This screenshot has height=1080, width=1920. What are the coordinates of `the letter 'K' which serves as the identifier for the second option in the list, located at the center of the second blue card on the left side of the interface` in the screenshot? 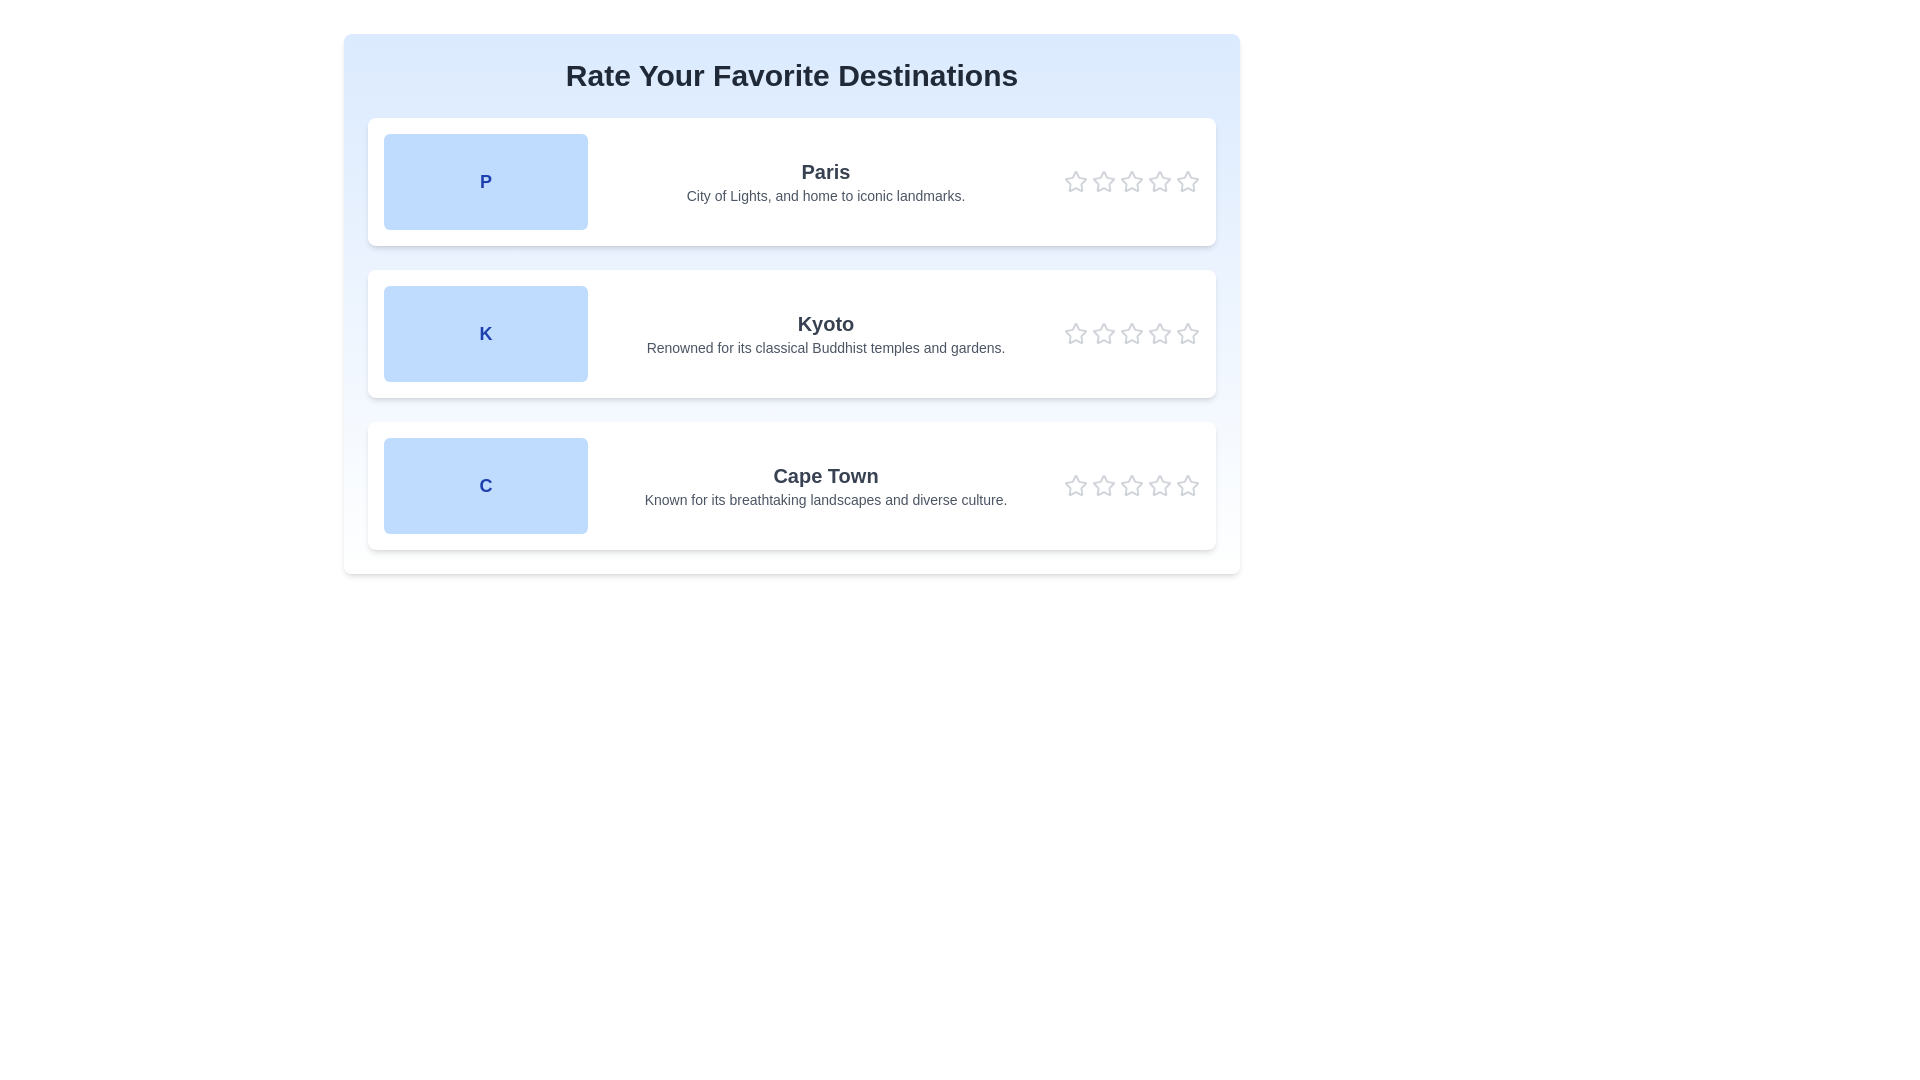 It's located at (485, 333).